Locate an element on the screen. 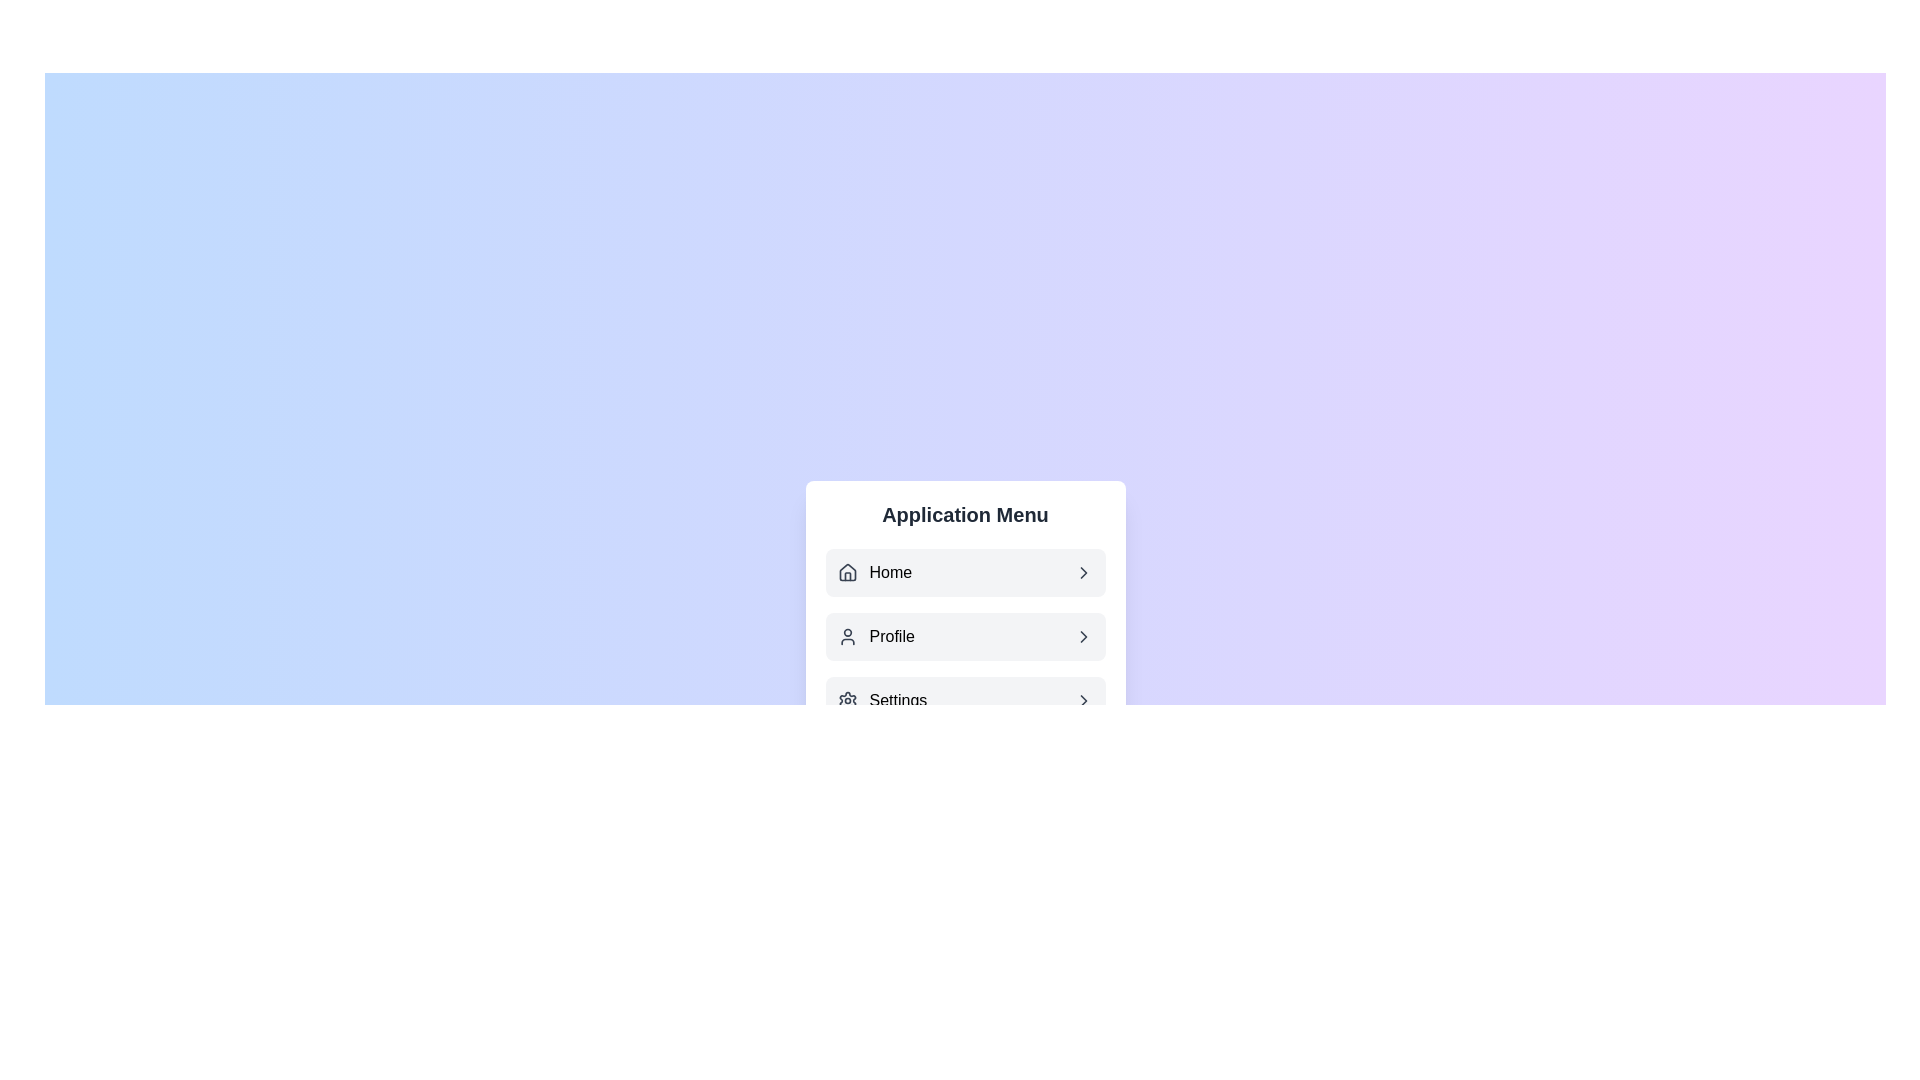 This screenshot has width=1920, height=1080. the 'Profile' menu item in the navigational menu labeled 'Application Menu' is located at coordinates (965, 612).